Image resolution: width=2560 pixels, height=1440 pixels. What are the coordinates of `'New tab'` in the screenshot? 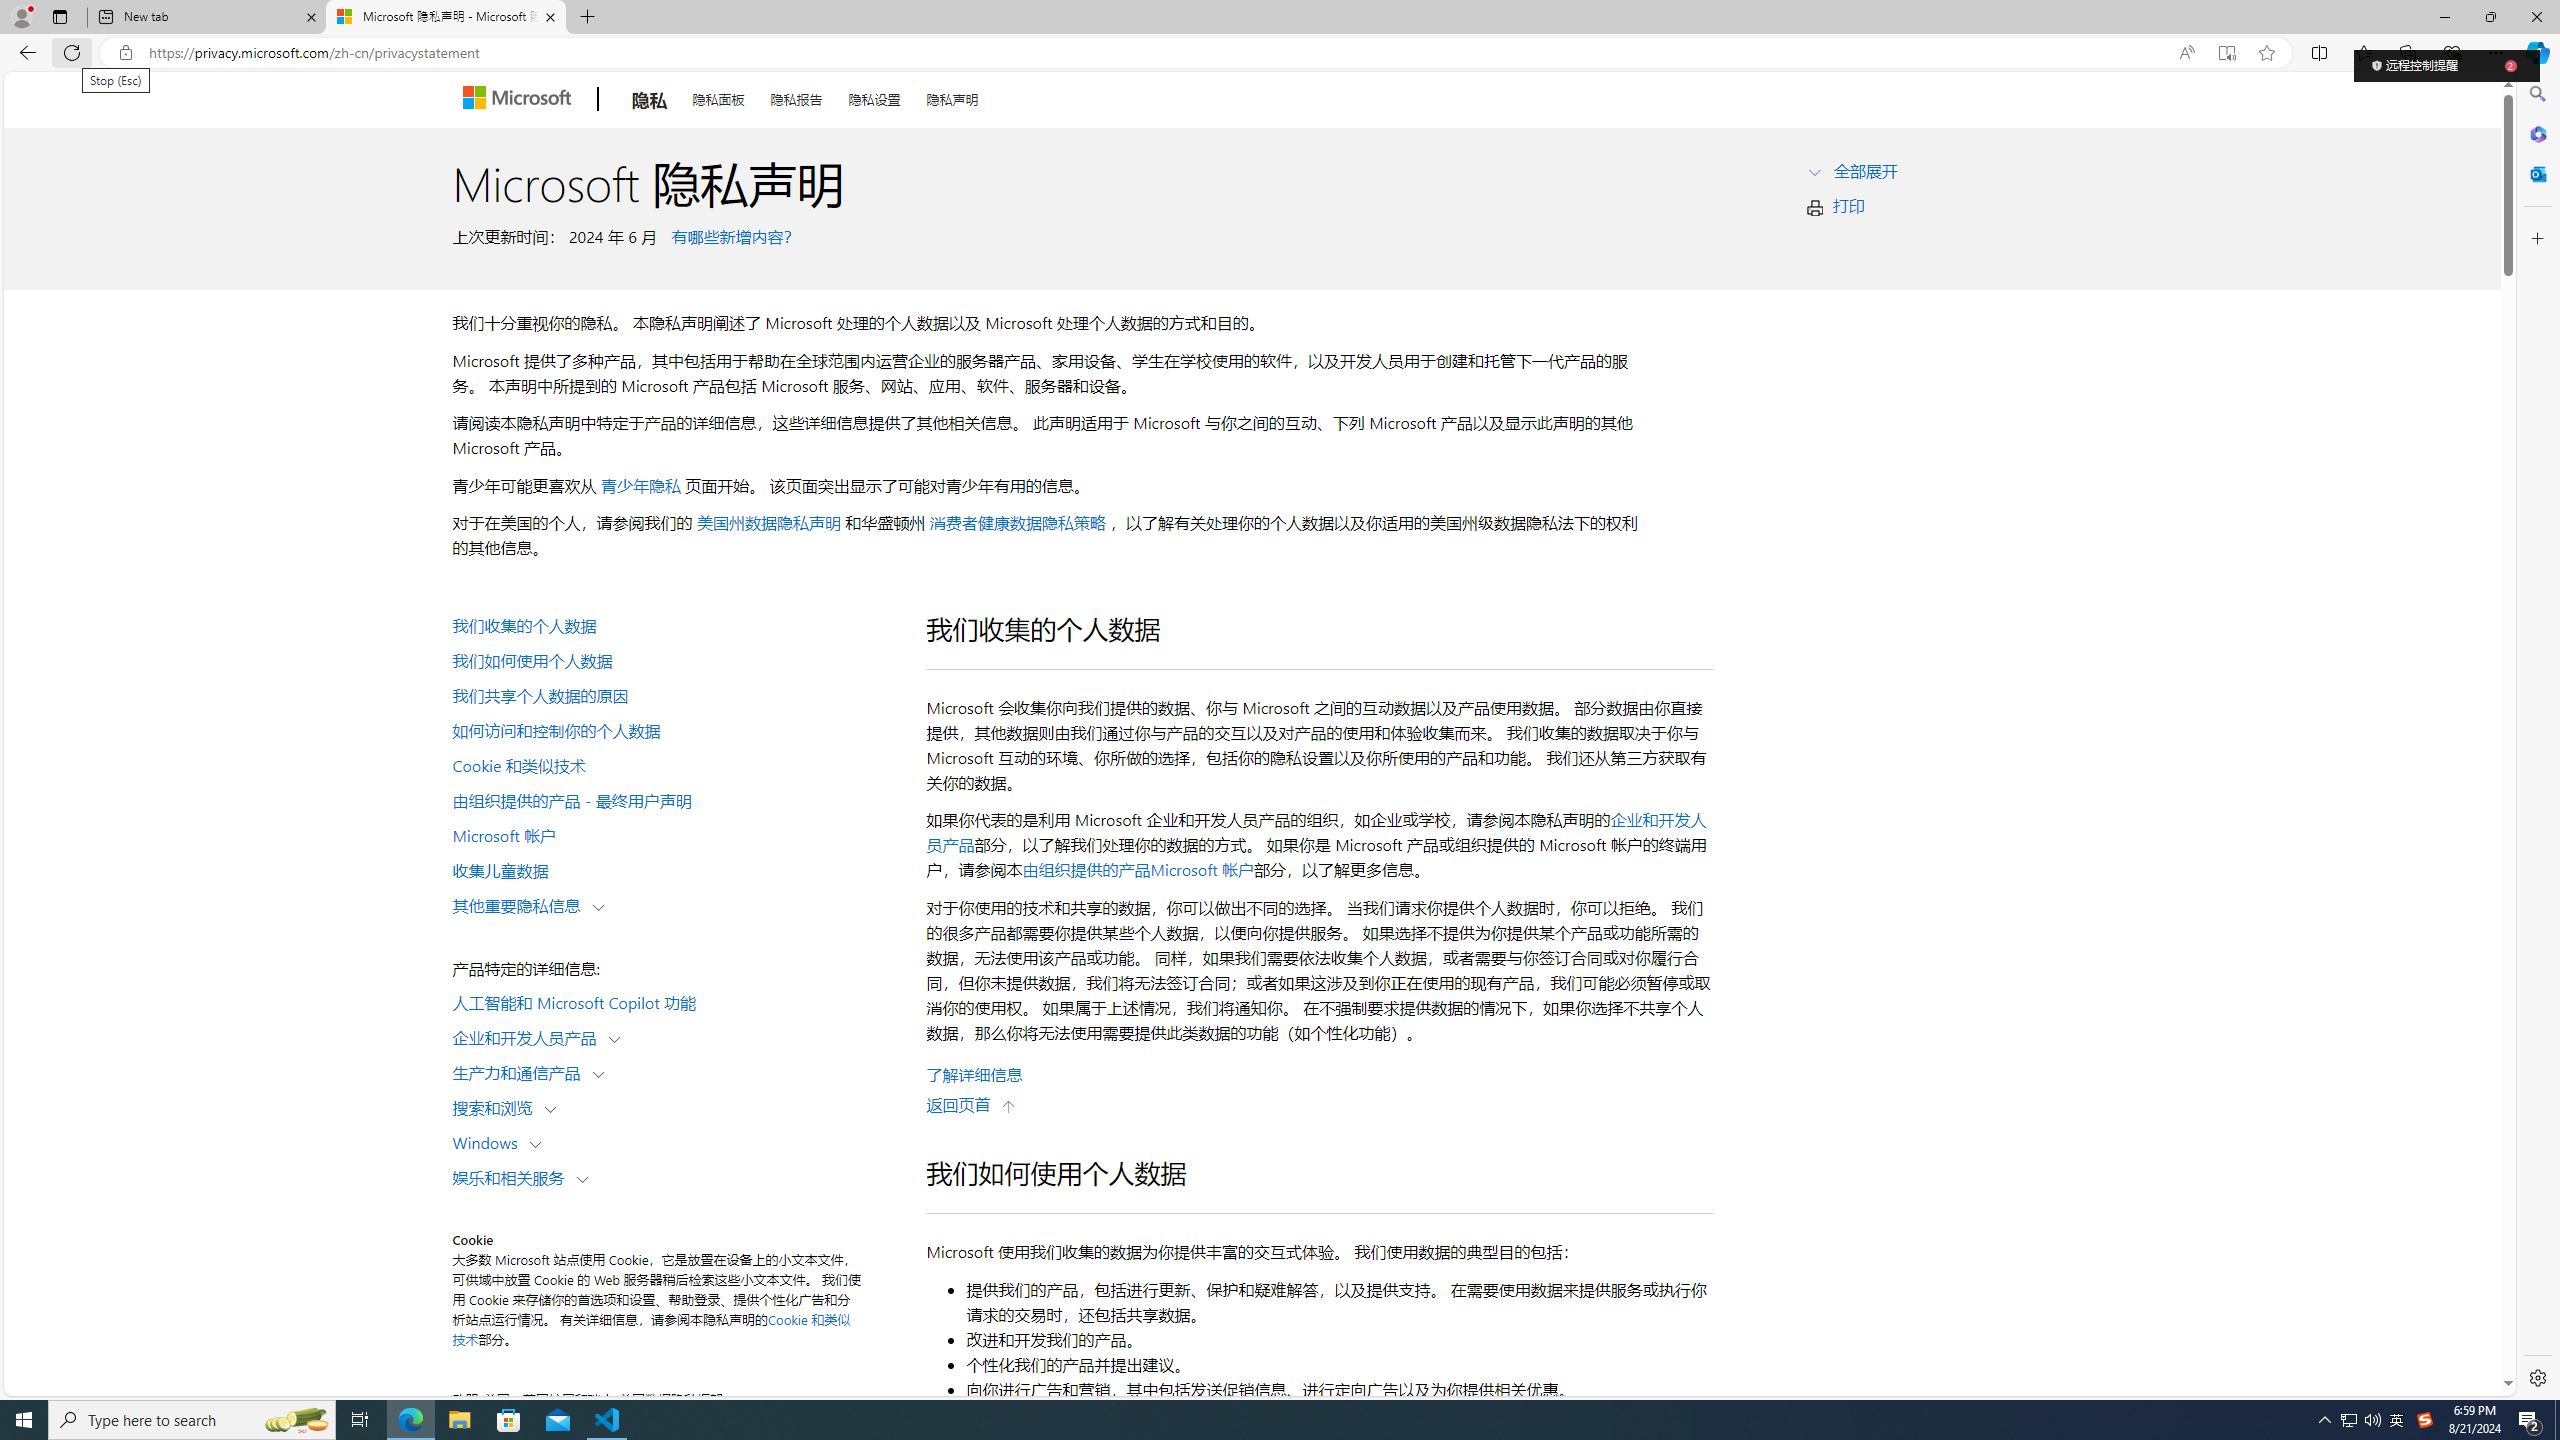 It's located at (207, 16).